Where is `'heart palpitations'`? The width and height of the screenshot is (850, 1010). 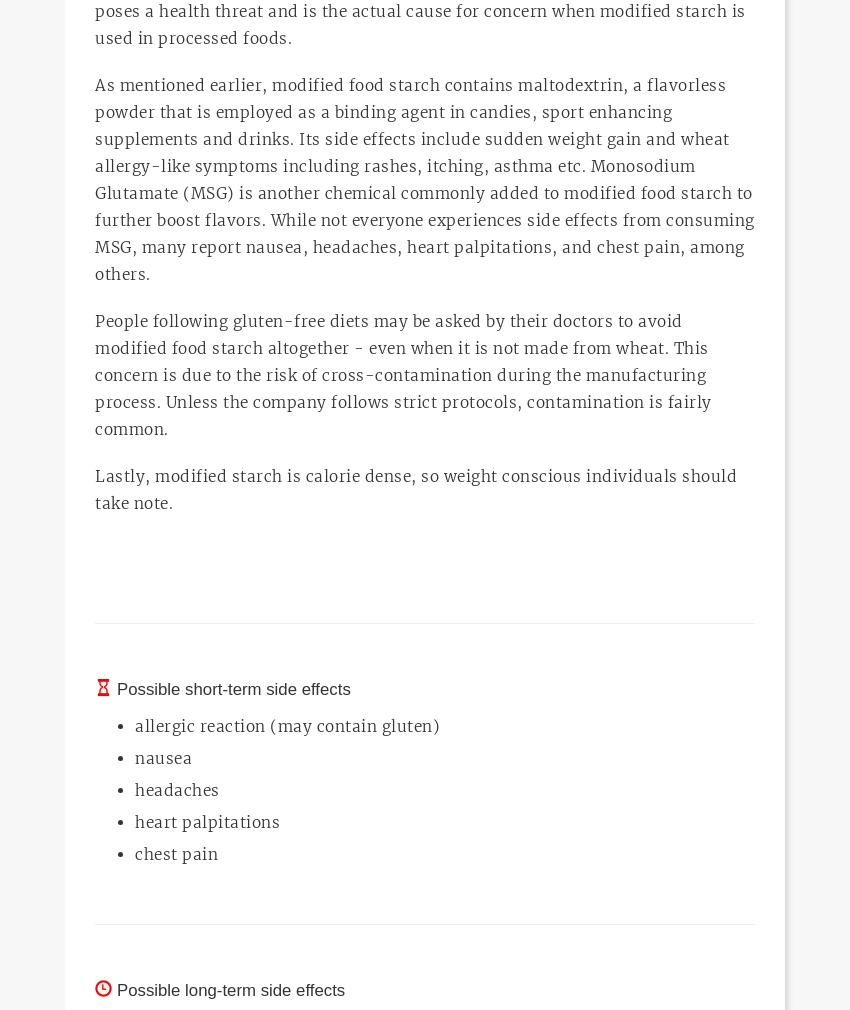 'heart palpitations' is located at coordinates (206, 821).